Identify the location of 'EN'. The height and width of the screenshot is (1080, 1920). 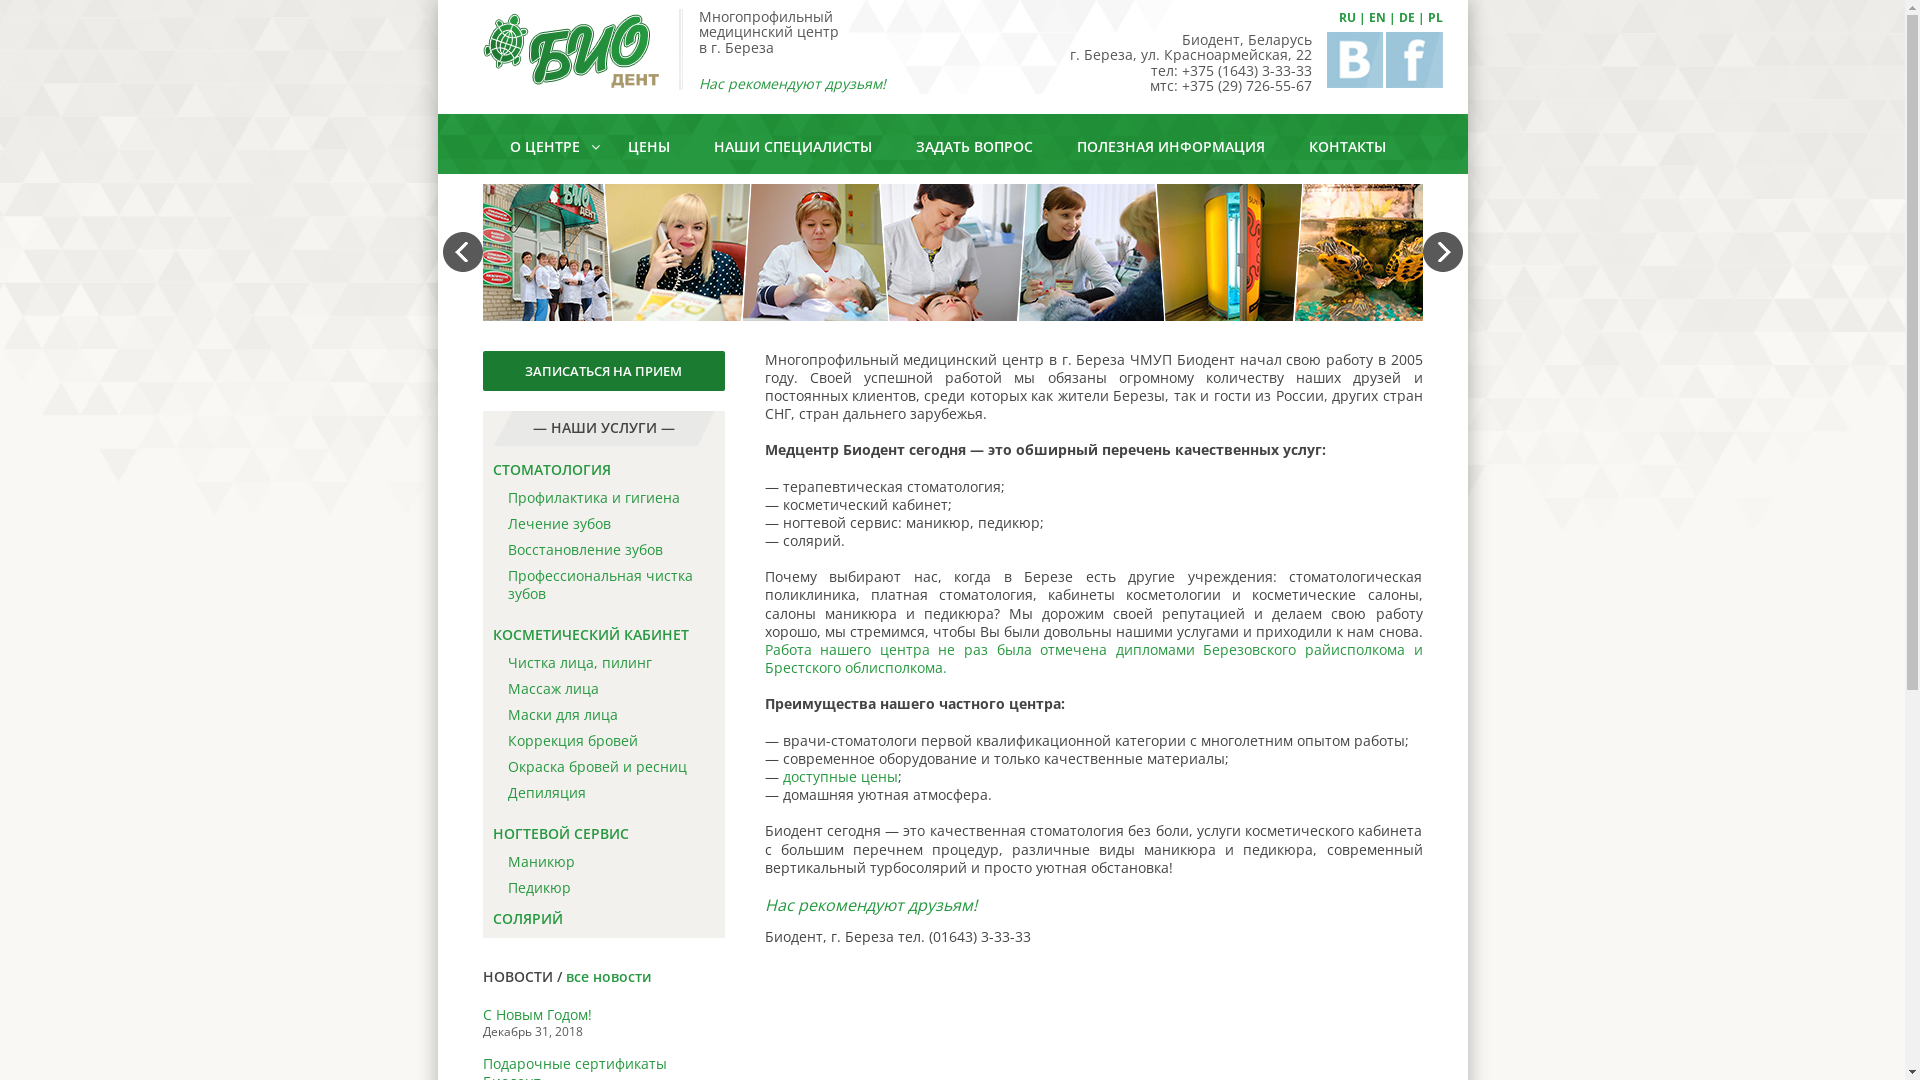
(1367, 17).